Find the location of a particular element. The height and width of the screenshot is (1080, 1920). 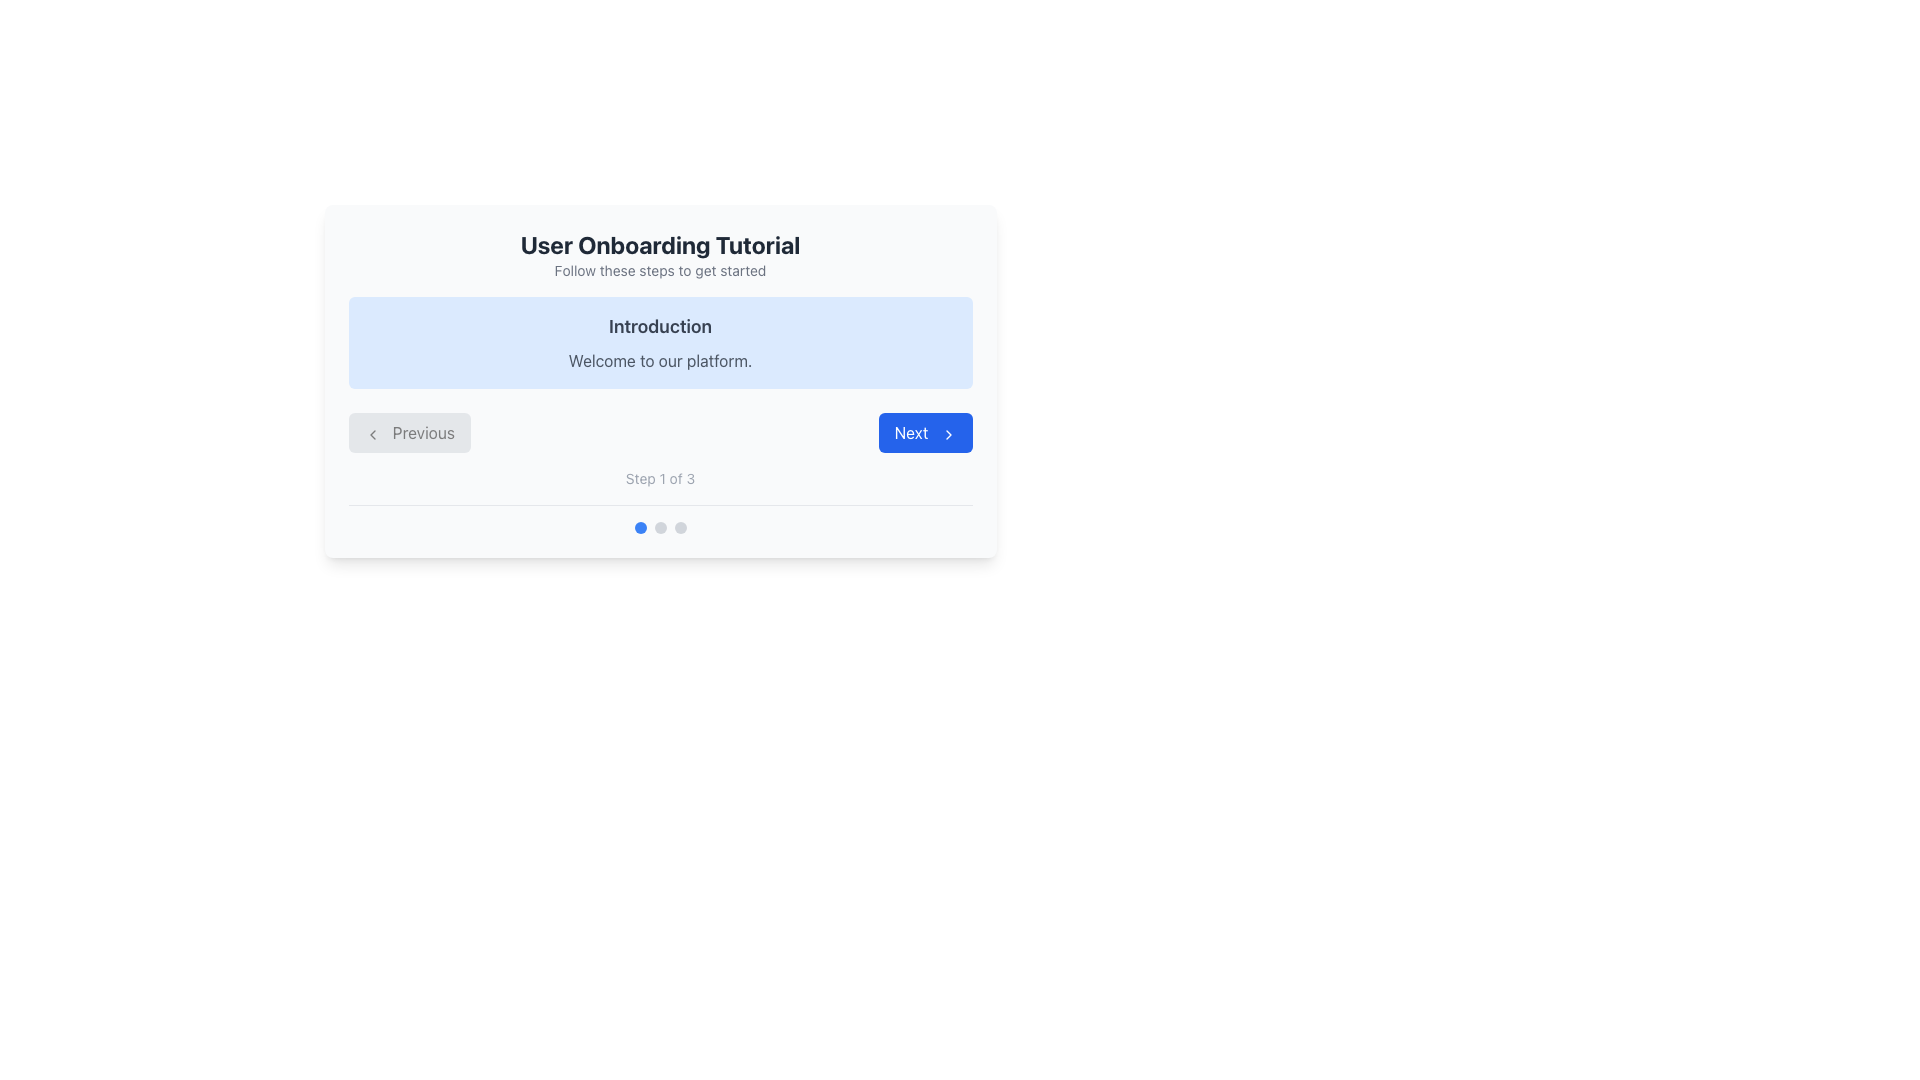

the first circular progress indicator, which is styled with a blue fill and is part of a horizontal sequence of indicators at the bottom of the panel is located at coordinates (640, 527).